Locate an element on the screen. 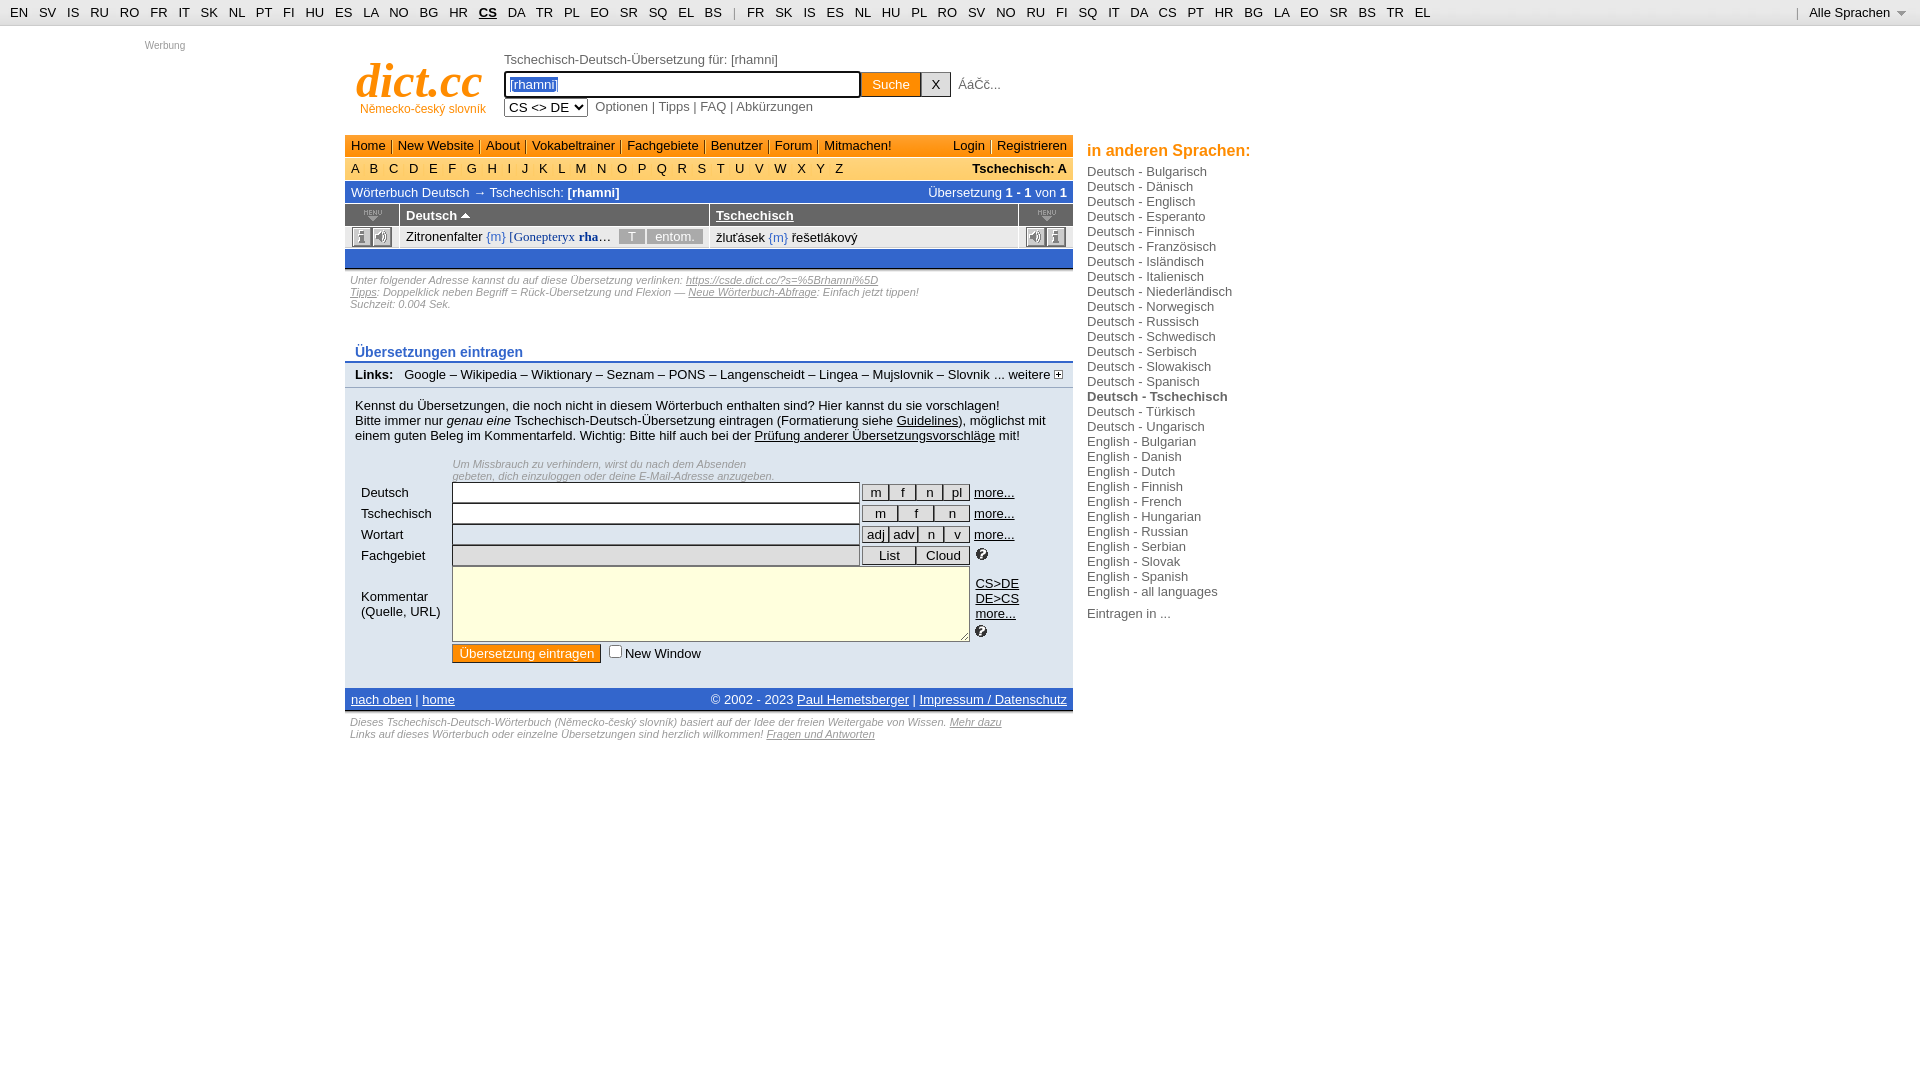  'LA' is located at coordinates (370, 12).